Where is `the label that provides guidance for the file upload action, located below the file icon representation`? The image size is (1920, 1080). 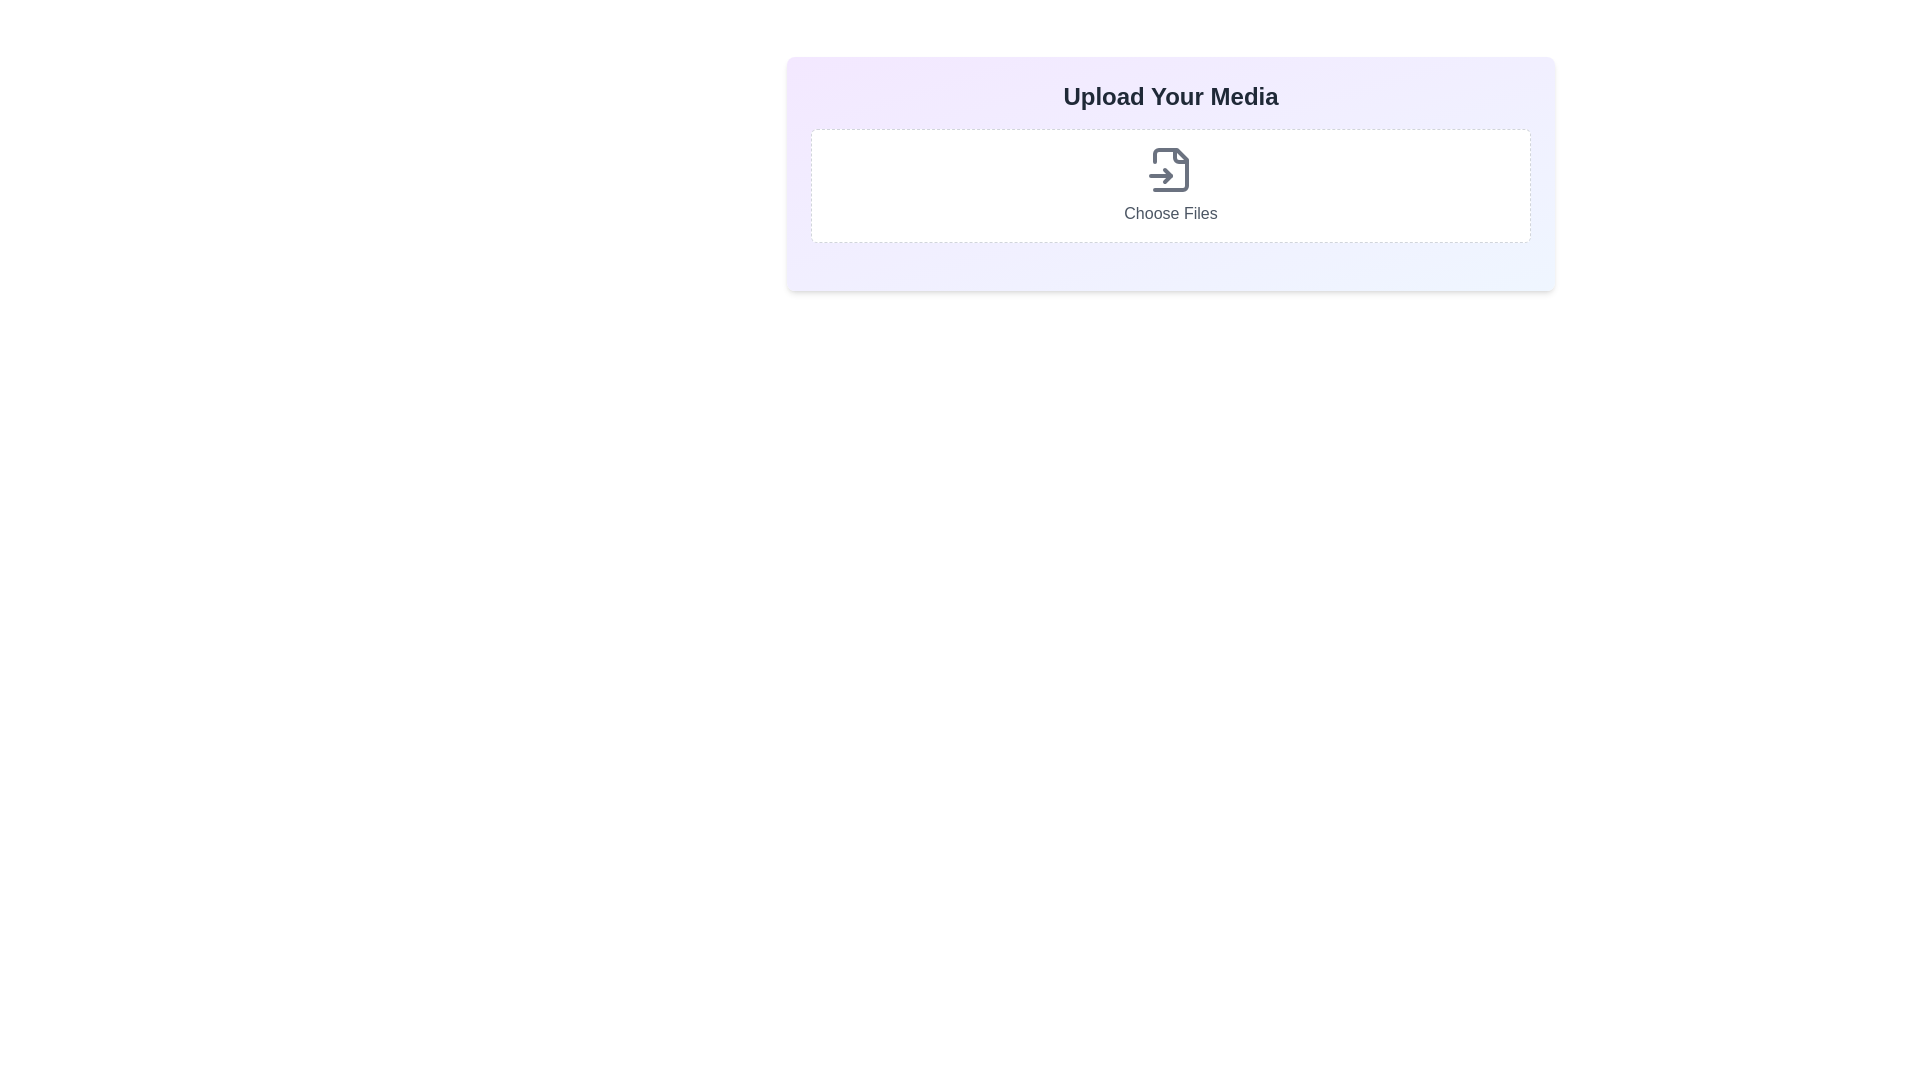
the label that provides guidance for the file upload action, located below the file icon representation is located at coordinates (1171, 213).